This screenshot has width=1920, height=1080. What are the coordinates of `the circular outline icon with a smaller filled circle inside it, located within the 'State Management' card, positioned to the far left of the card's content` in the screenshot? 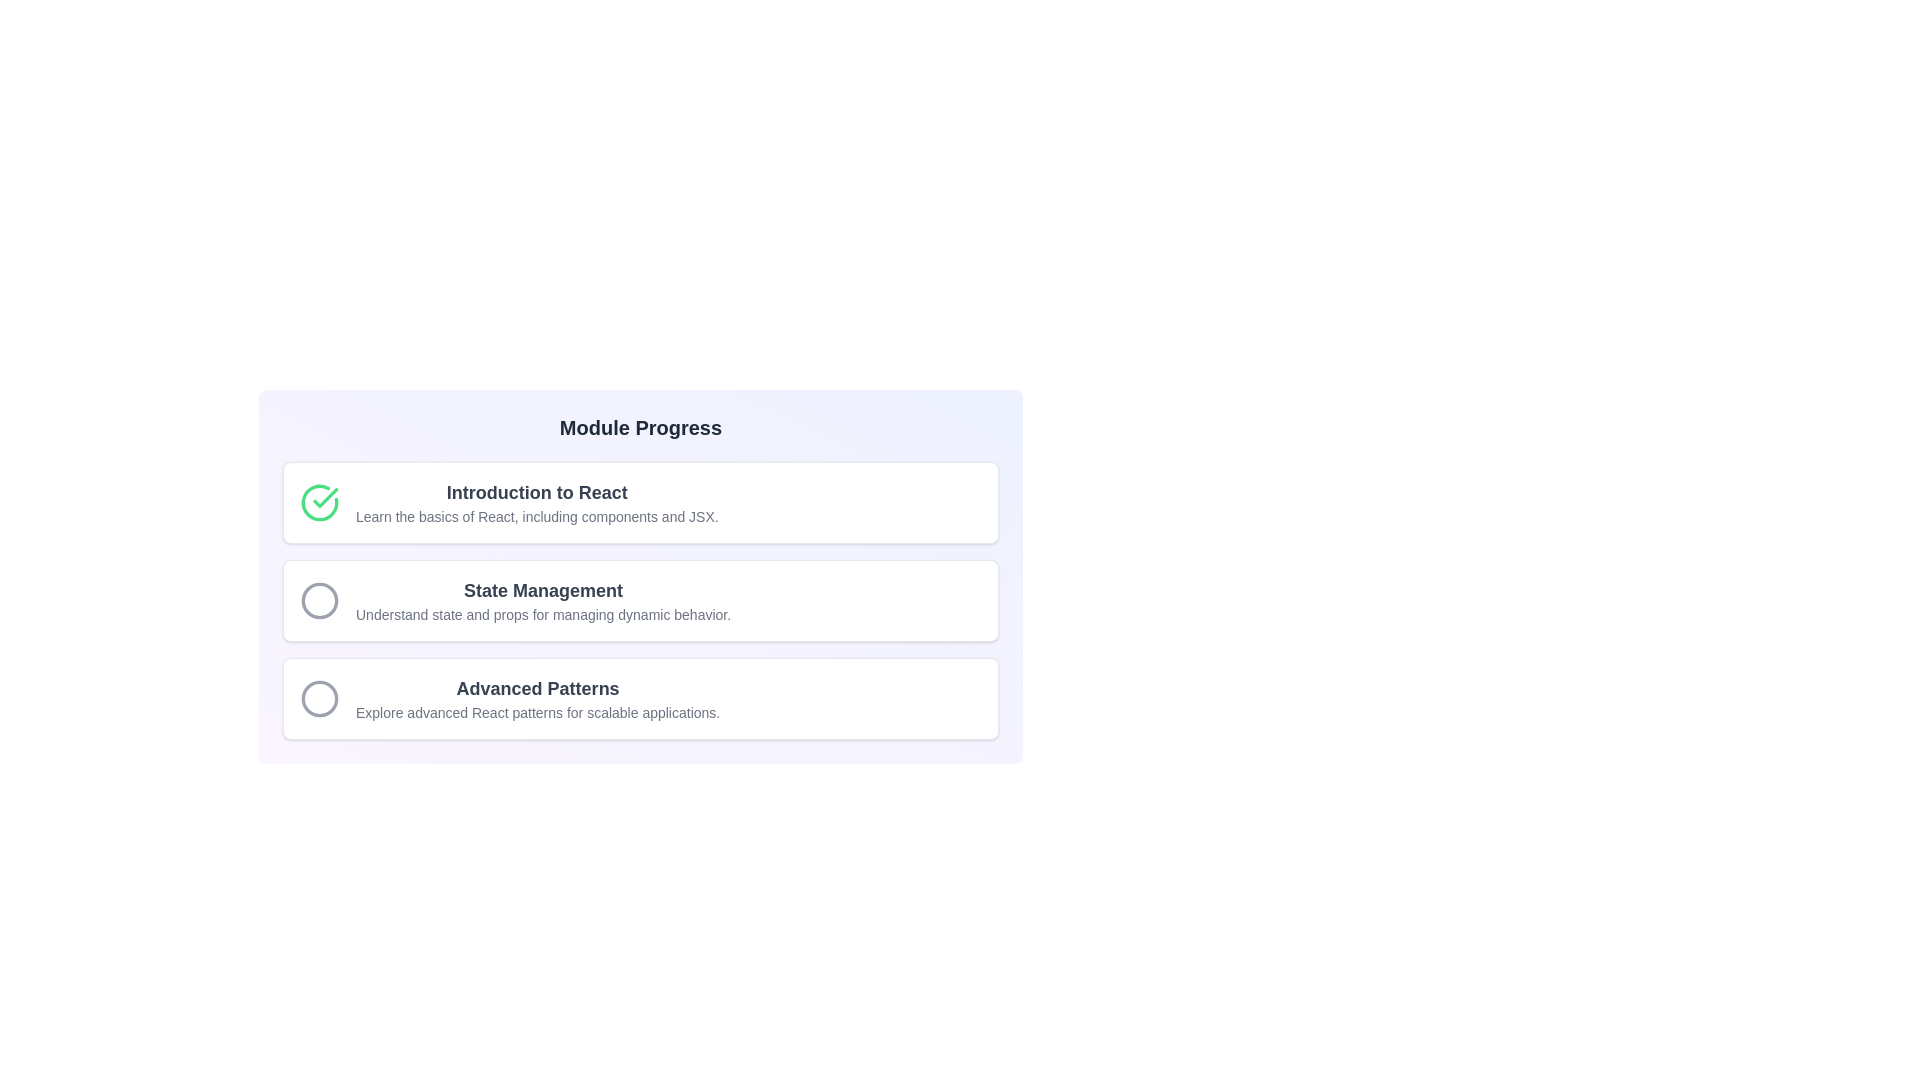 It's located at (320, 600).